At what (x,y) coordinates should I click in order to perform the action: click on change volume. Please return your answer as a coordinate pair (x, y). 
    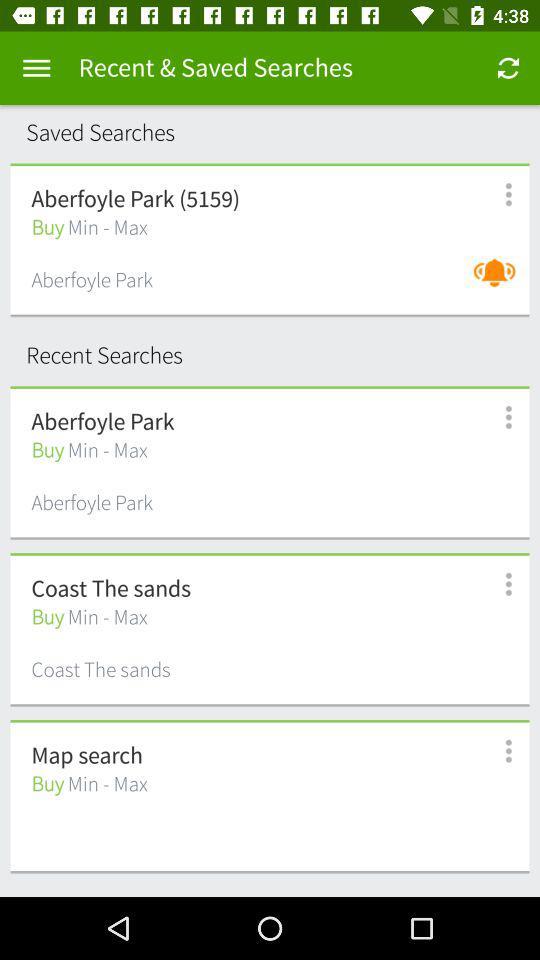
    Looking at the image, I should click on (498, 282).